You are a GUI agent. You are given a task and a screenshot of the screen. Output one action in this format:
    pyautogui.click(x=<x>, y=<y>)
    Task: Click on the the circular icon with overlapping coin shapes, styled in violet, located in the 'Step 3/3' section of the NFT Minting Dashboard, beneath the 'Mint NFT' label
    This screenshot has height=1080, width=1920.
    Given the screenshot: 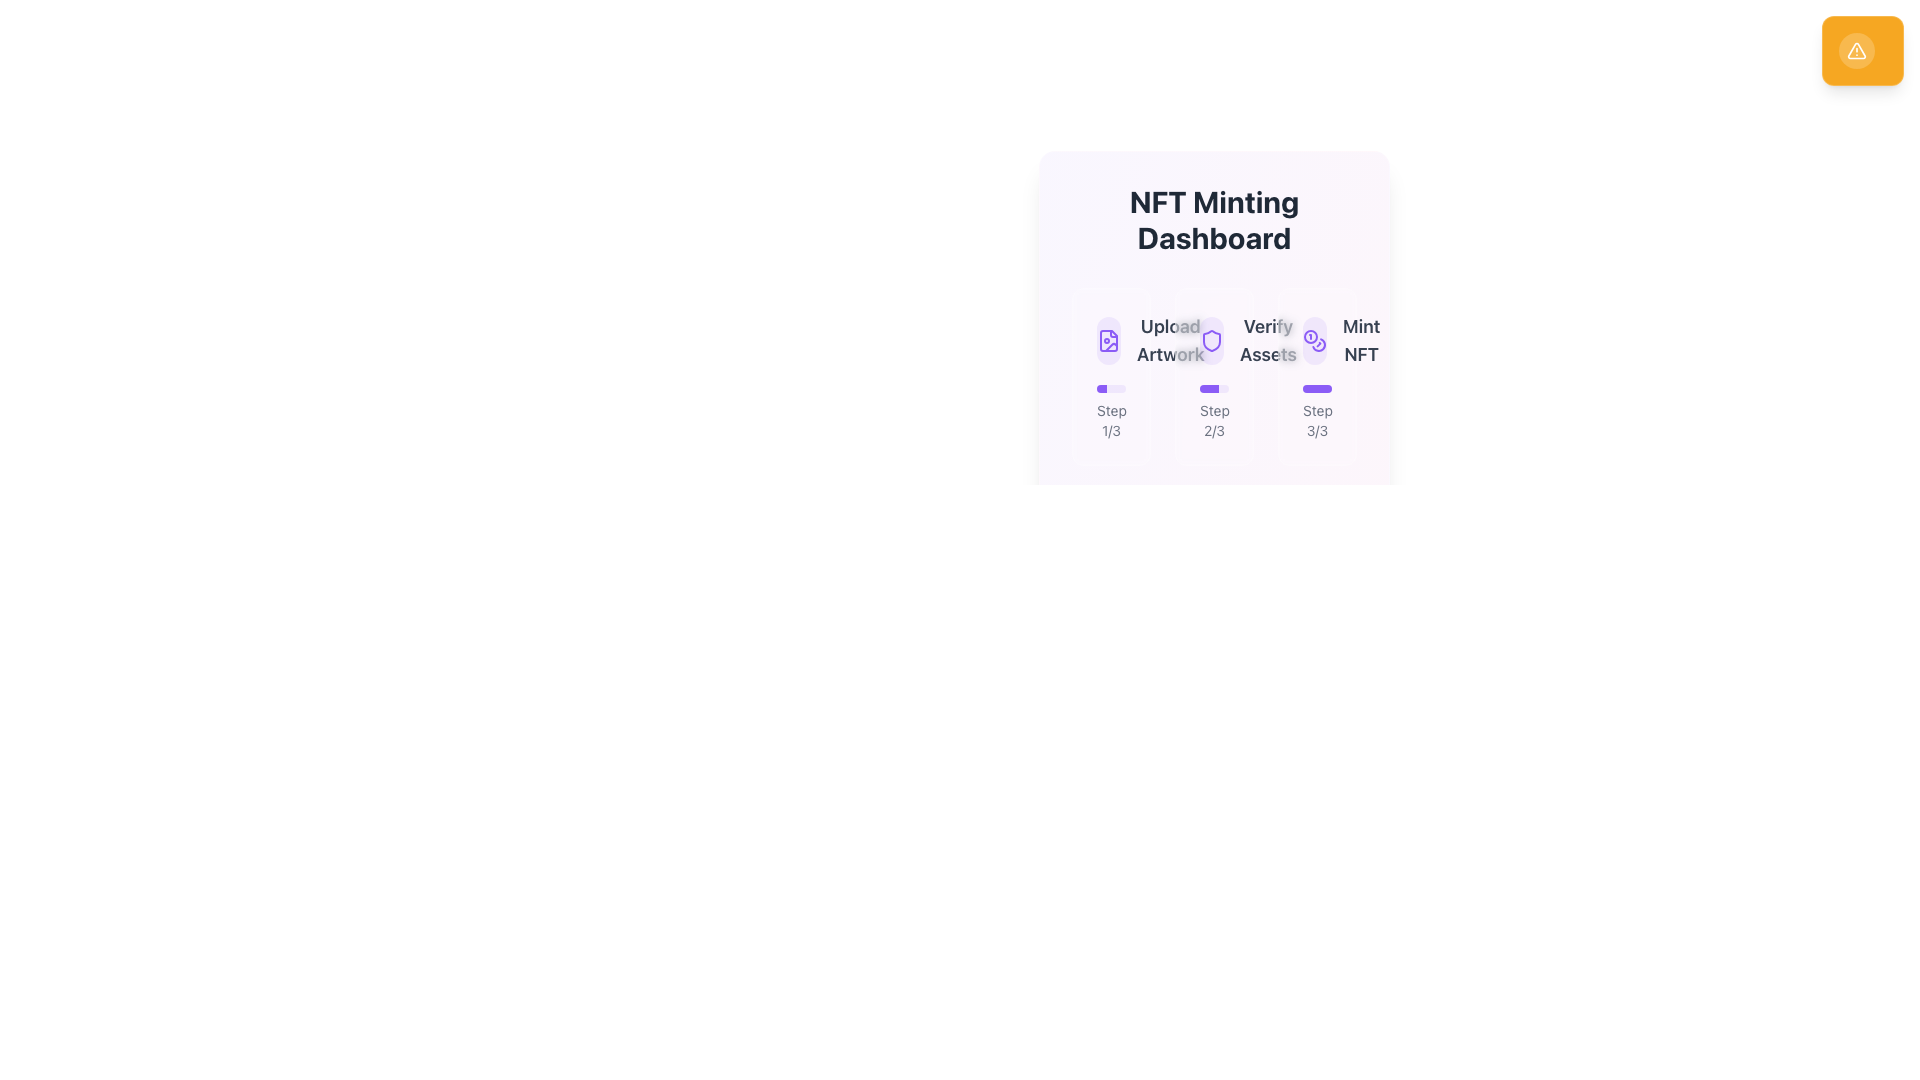 What is the action you would take?
    pyautogui.click(x=1315, y=339)
    